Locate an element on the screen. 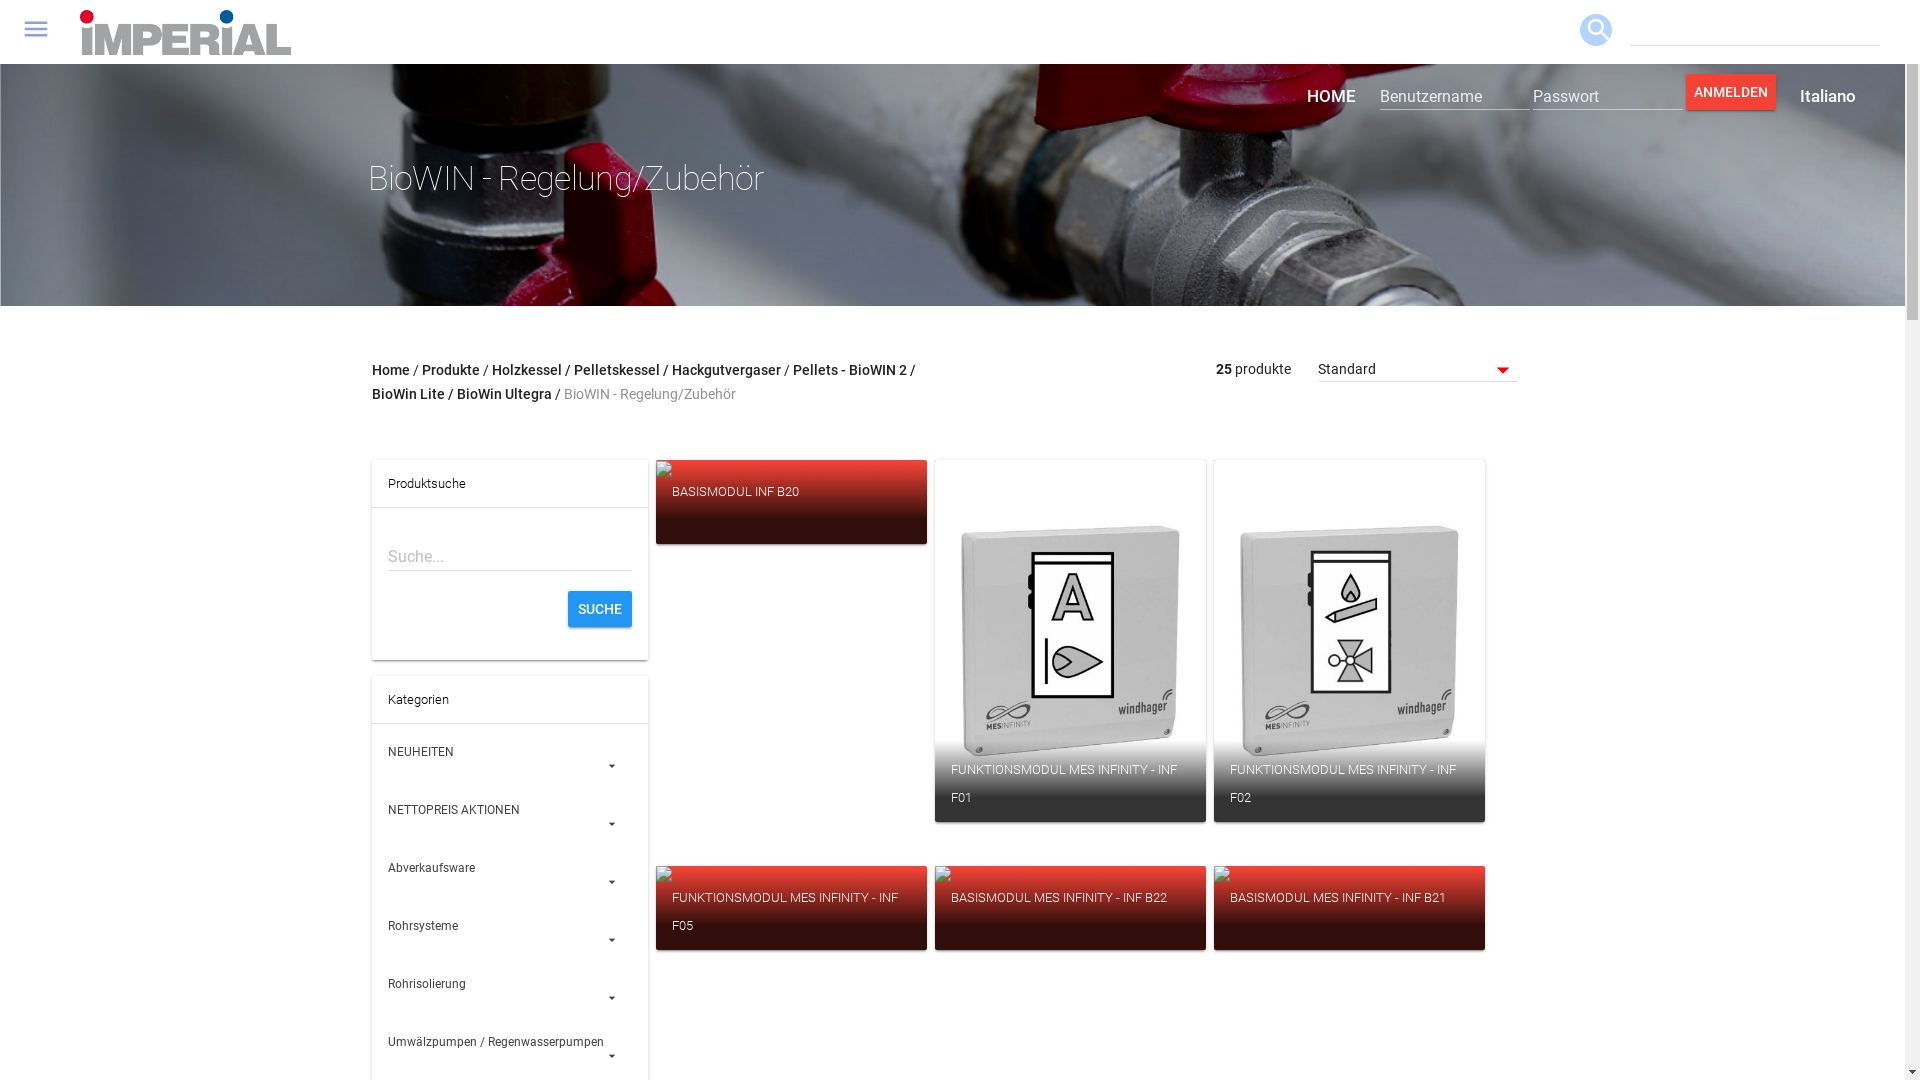 The width and height of the screenshot is (1920, 1080). 'Produkte' is located at coordinates (450, 370).